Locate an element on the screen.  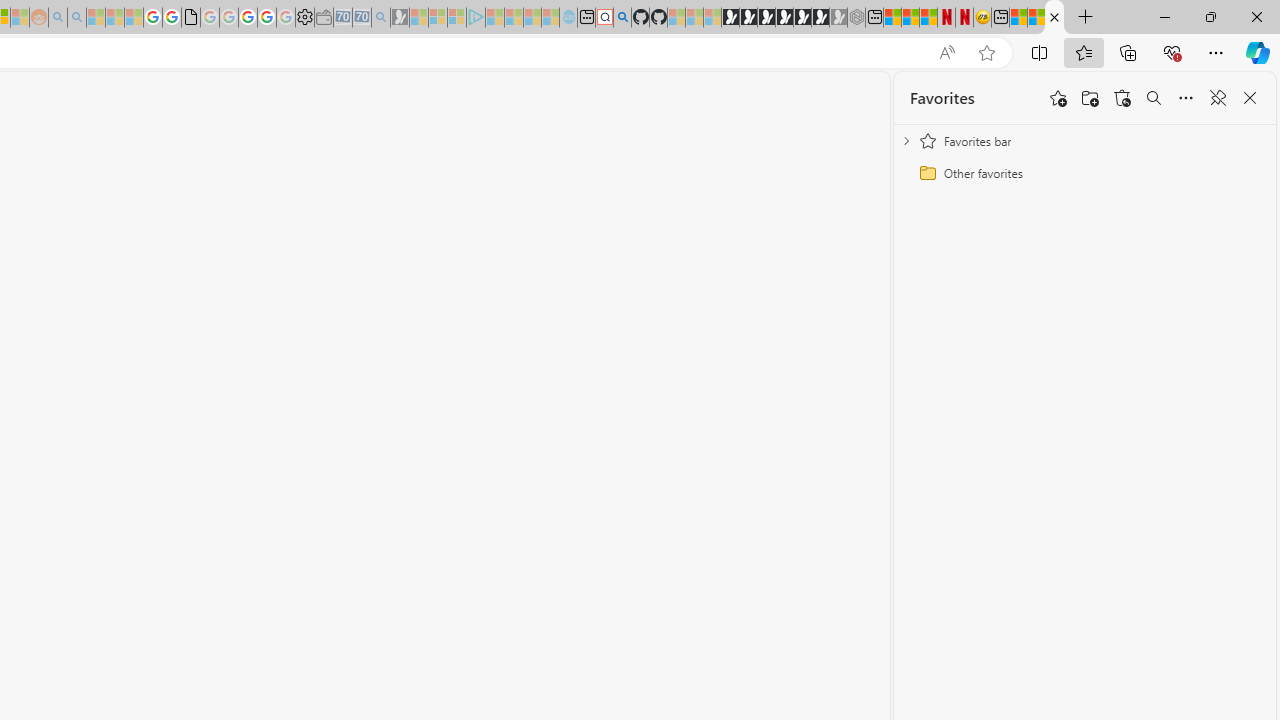
'Wildlife - MSN' is located at coordinates (1018, 17).